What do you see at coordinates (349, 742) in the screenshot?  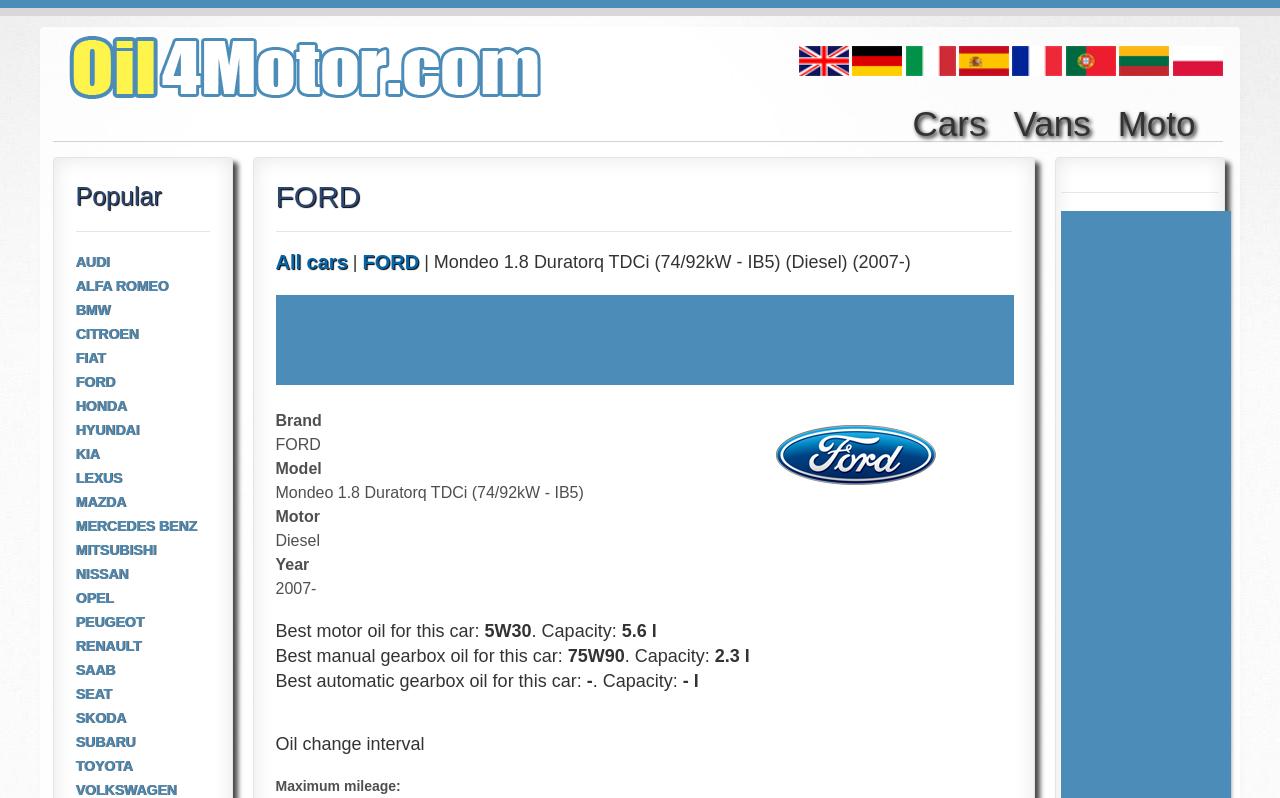 I see `'Oil change interval'` at bounding box center [349, 742].